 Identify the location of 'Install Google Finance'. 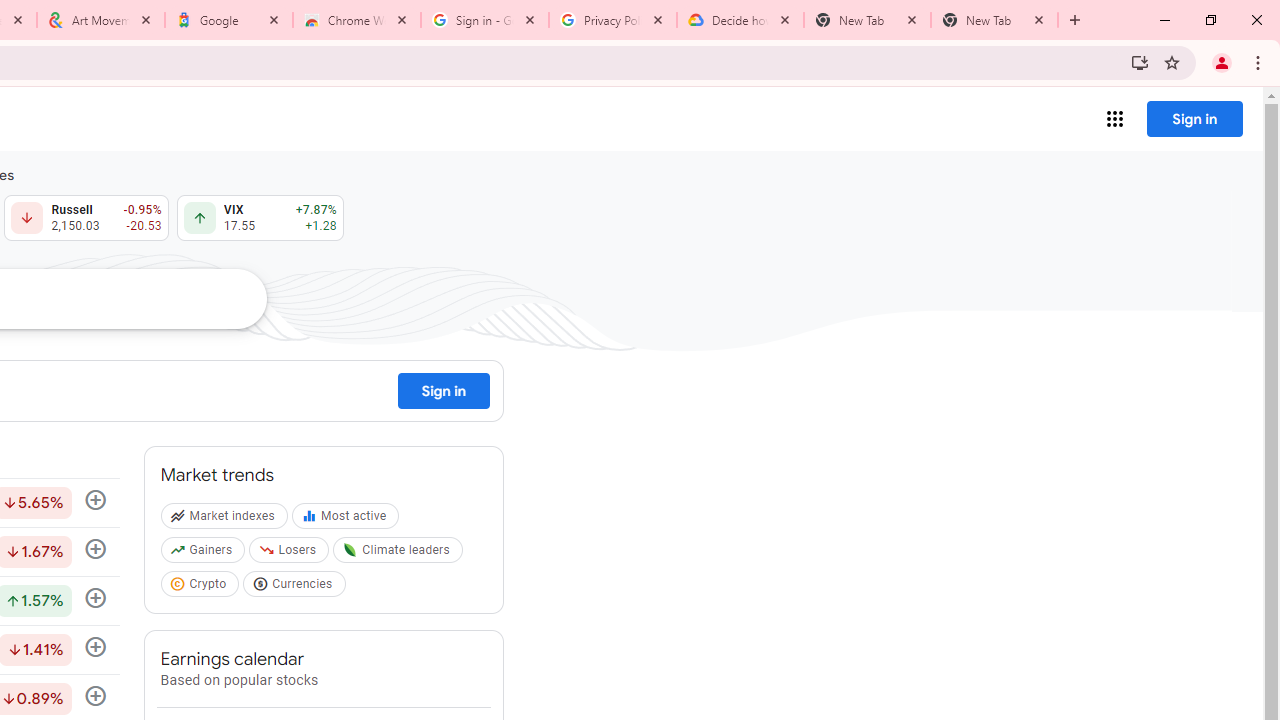
(1139, 61).